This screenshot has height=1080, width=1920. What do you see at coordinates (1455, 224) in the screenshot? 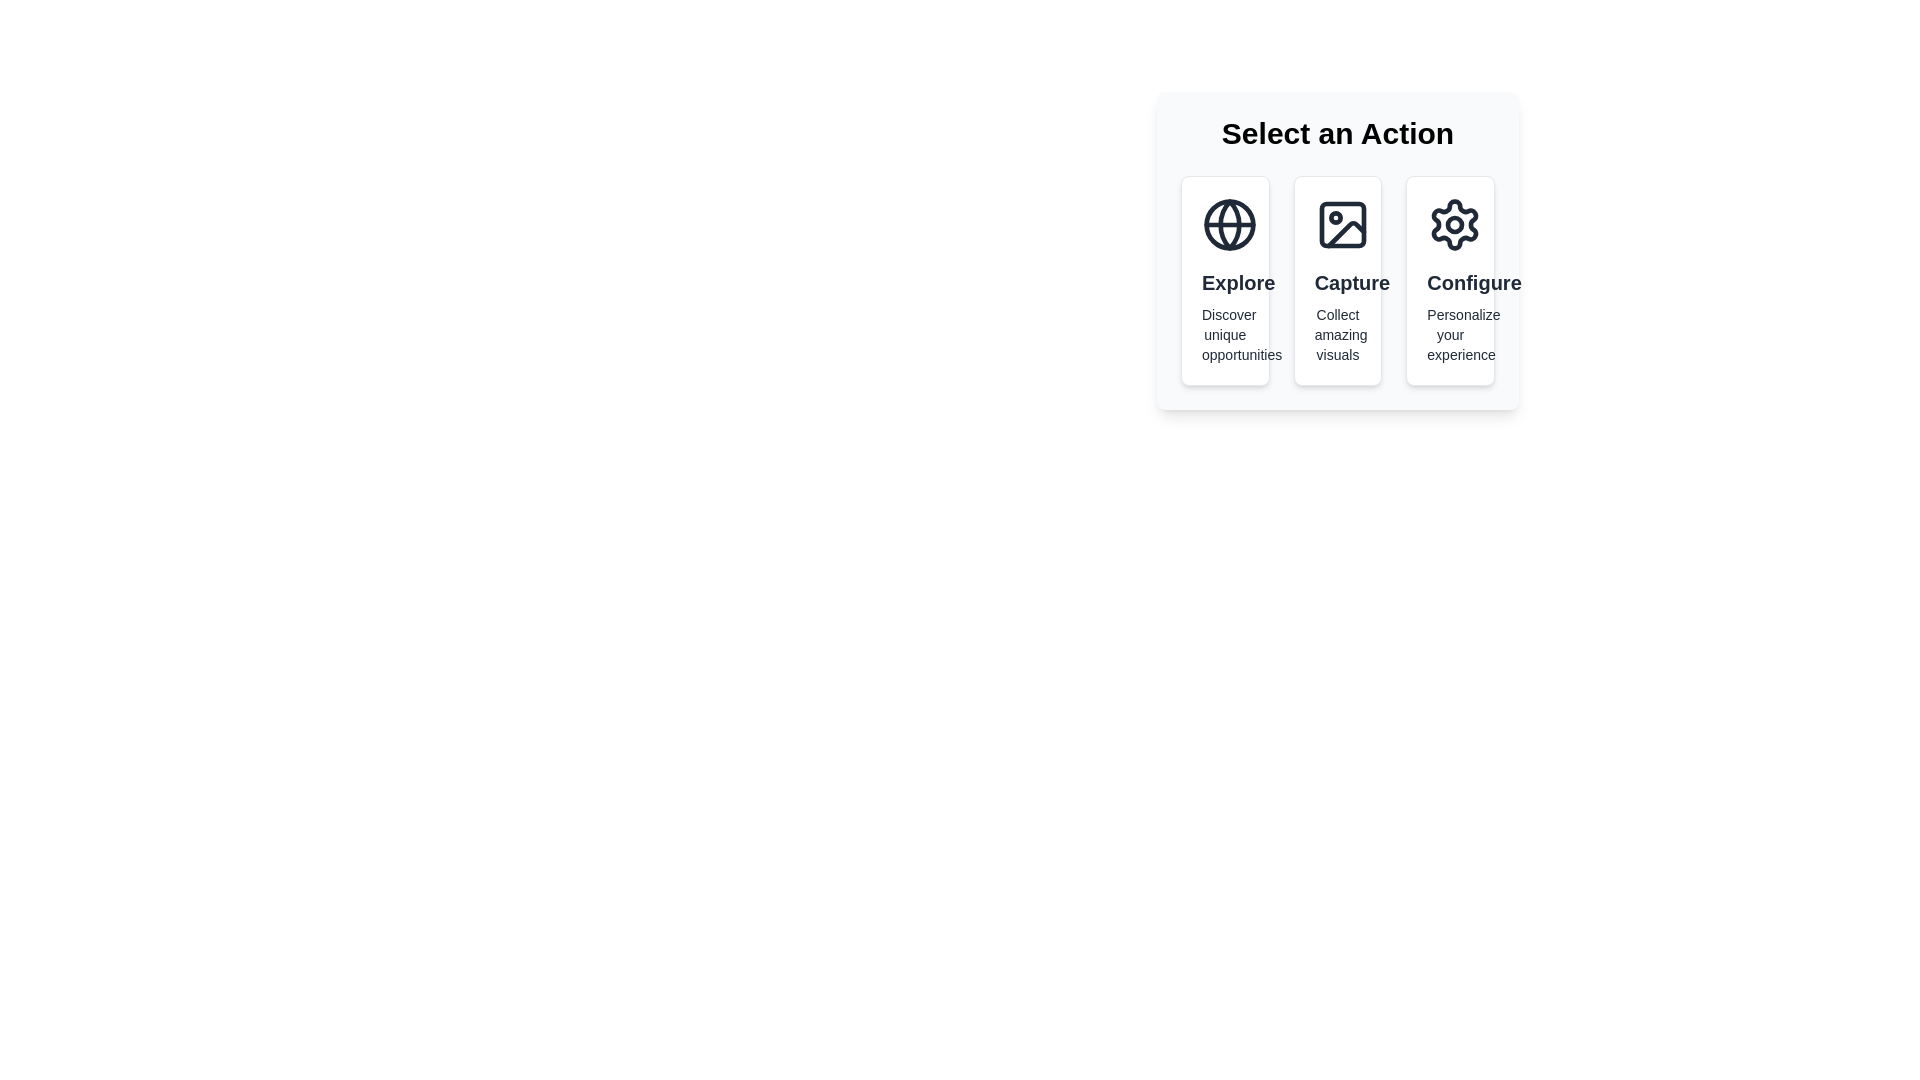
I see `the decorative SVG element that represents the inner circle of the gear graphic, located in the middle of the 'Configure' settings icon on the far right of the three-icon row under the 'Select an Action' section` at bounding box center [1455, 224].